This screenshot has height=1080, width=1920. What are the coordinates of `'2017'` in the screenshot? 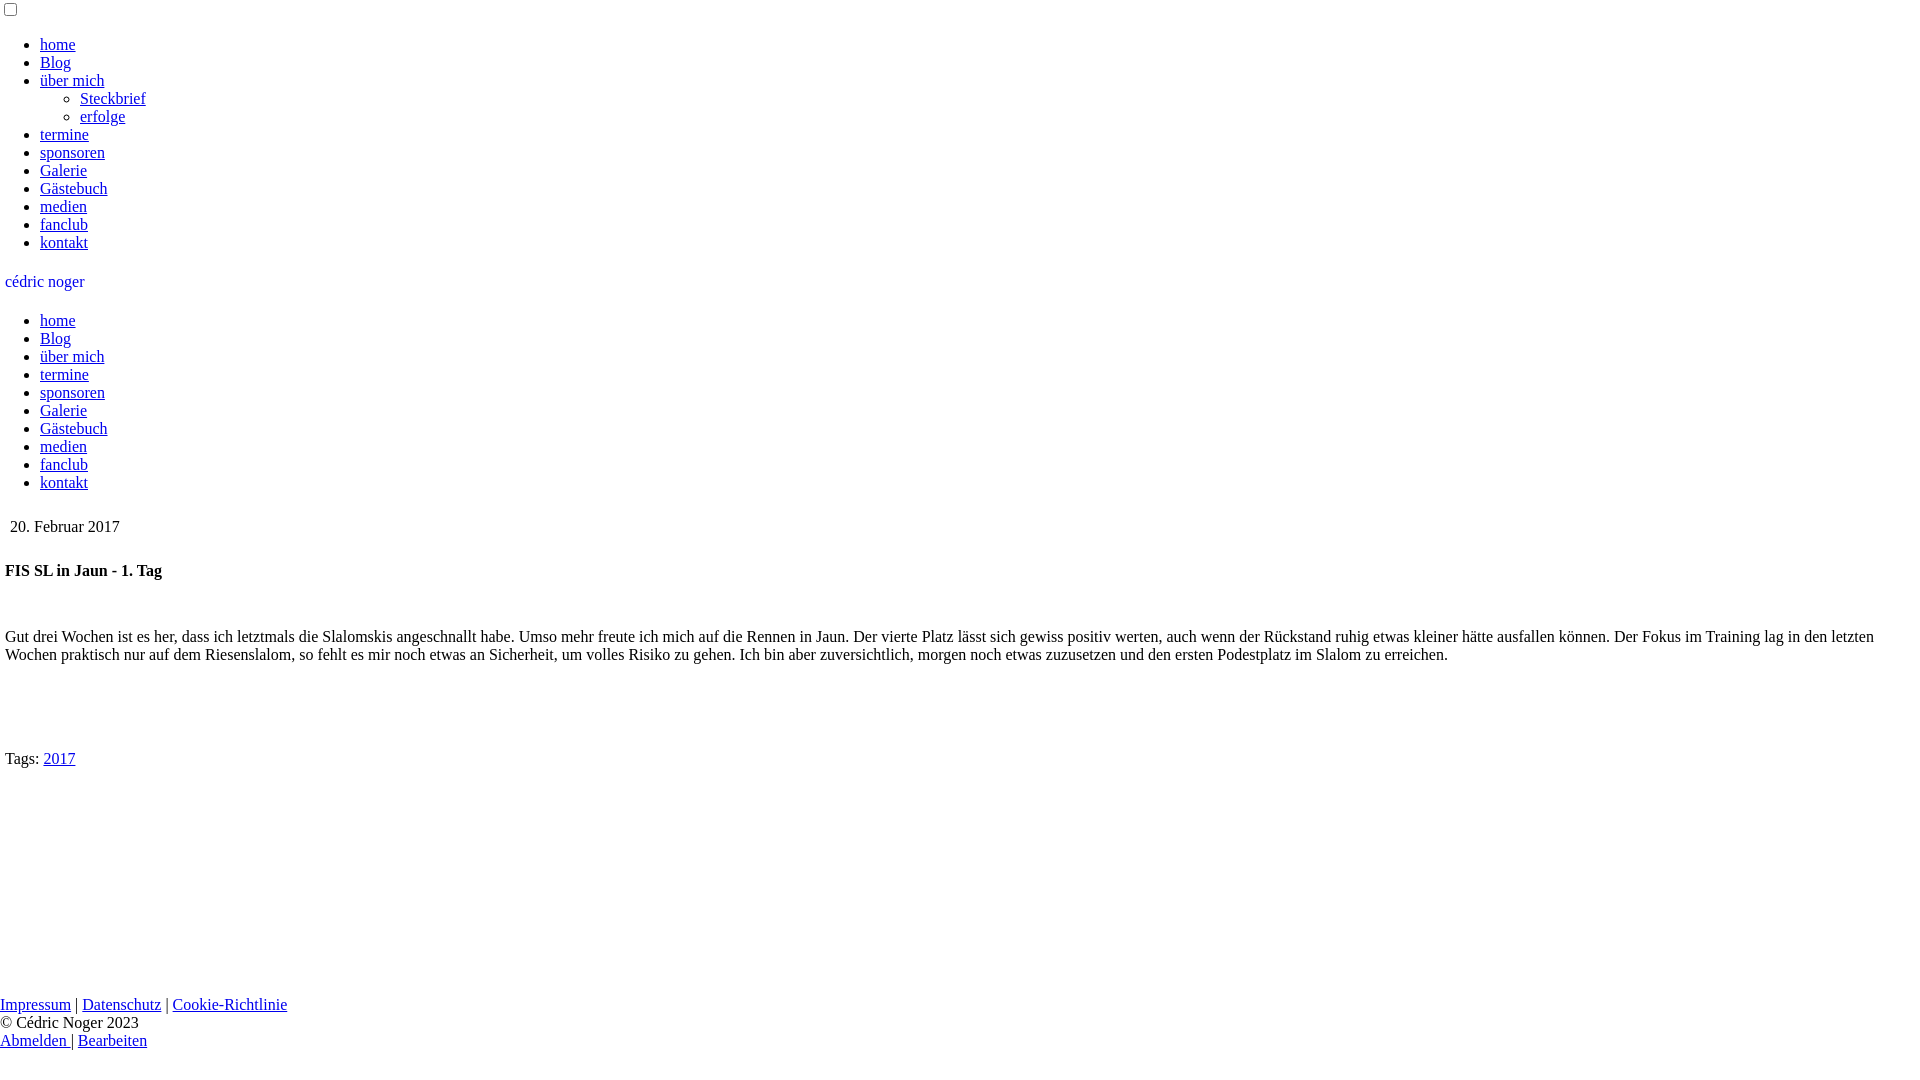 It's located at (58, 758).